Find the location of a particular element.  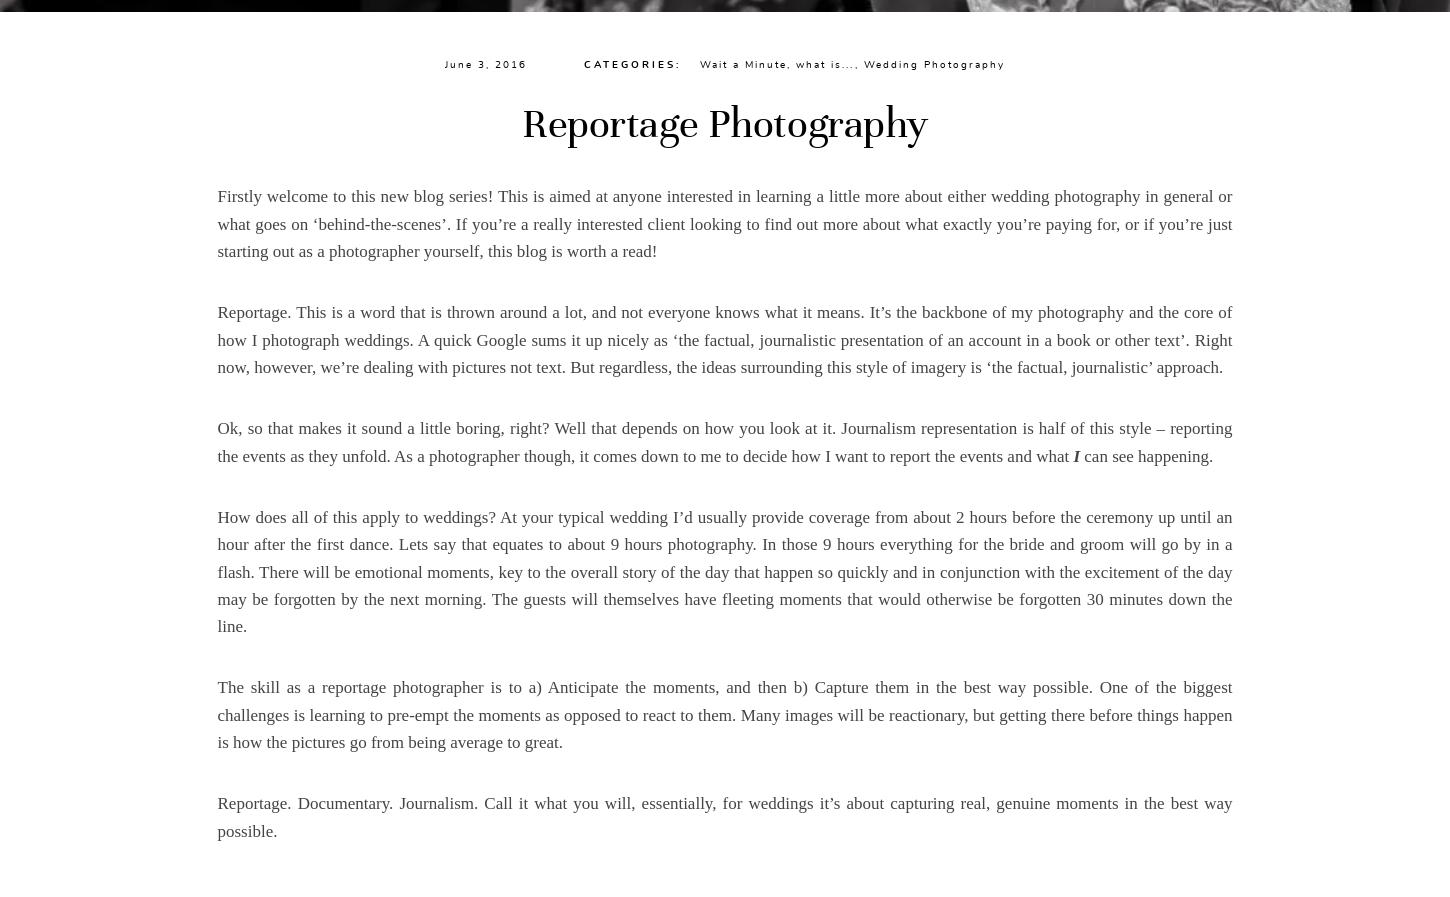

'Wedding Photography' is located at coordinates (932, 64).